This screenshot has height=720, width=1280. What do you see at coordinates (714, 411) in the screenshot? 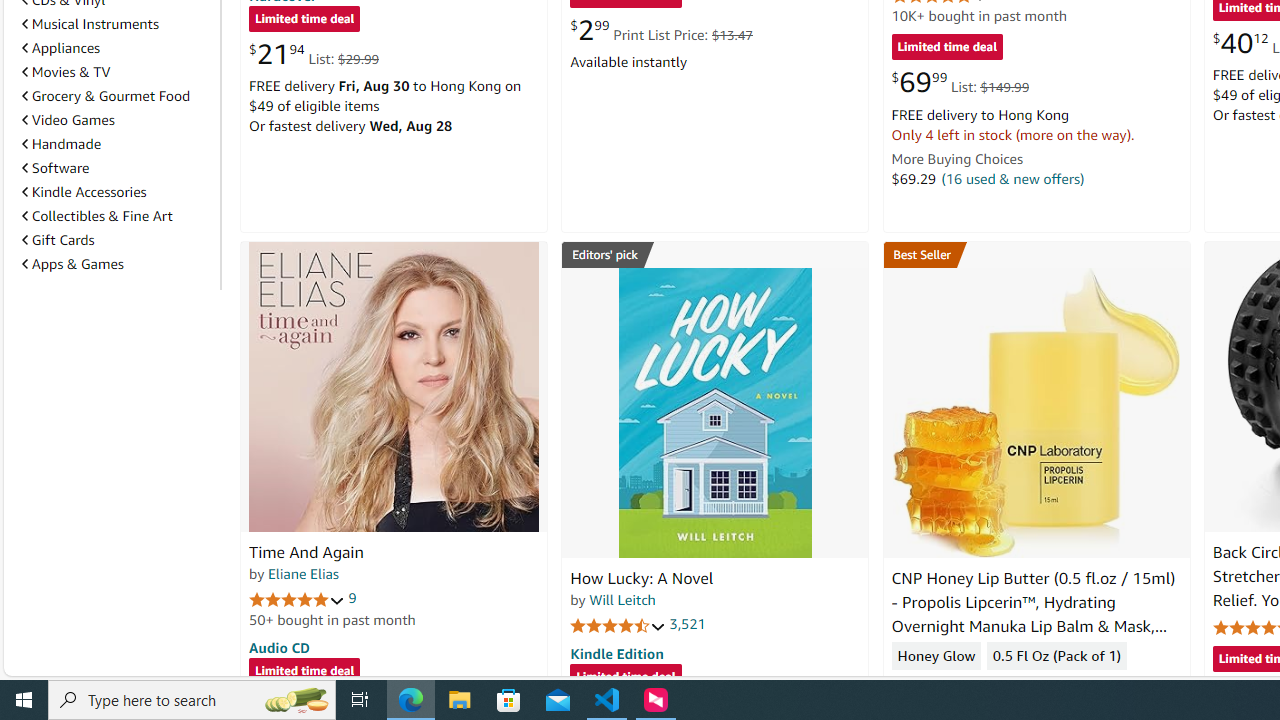
I see `'How Lucky: A Novel'` at bounding box center [714, 411].